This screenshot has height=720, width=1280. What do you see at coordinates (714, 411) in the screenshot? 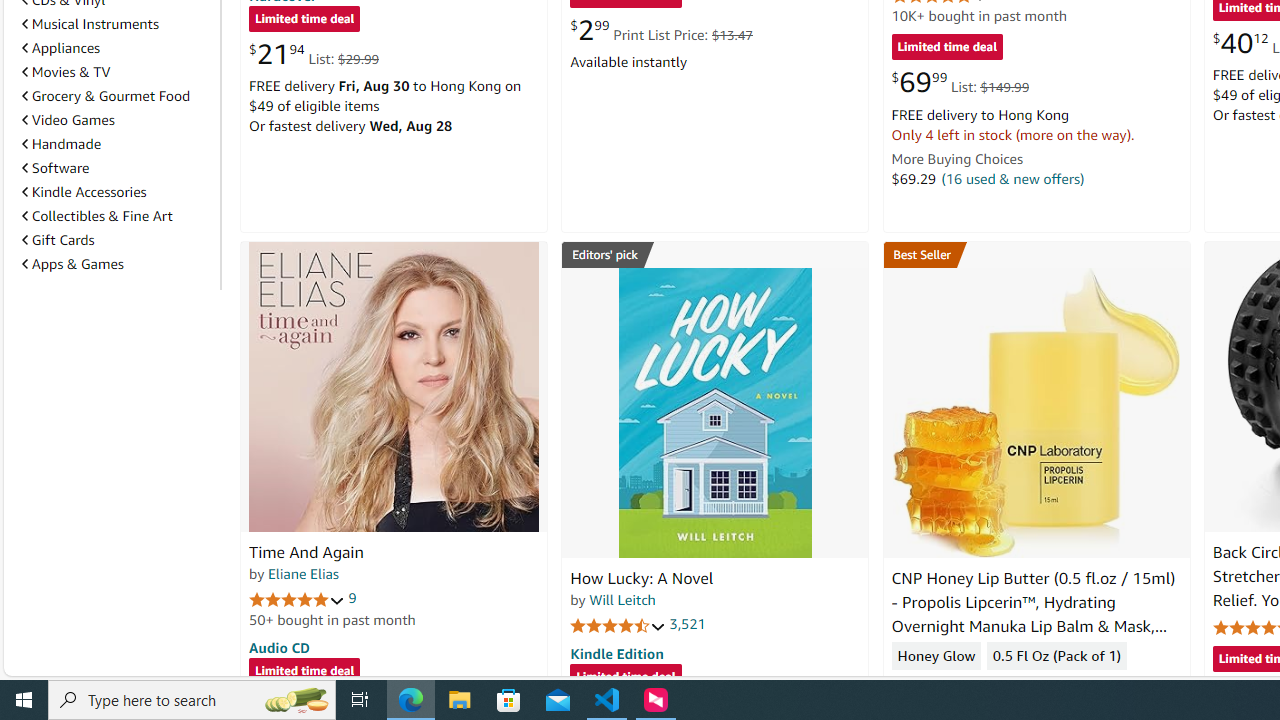
I see `'How Lucky: A Novel'` at bounding box center [714, 411].